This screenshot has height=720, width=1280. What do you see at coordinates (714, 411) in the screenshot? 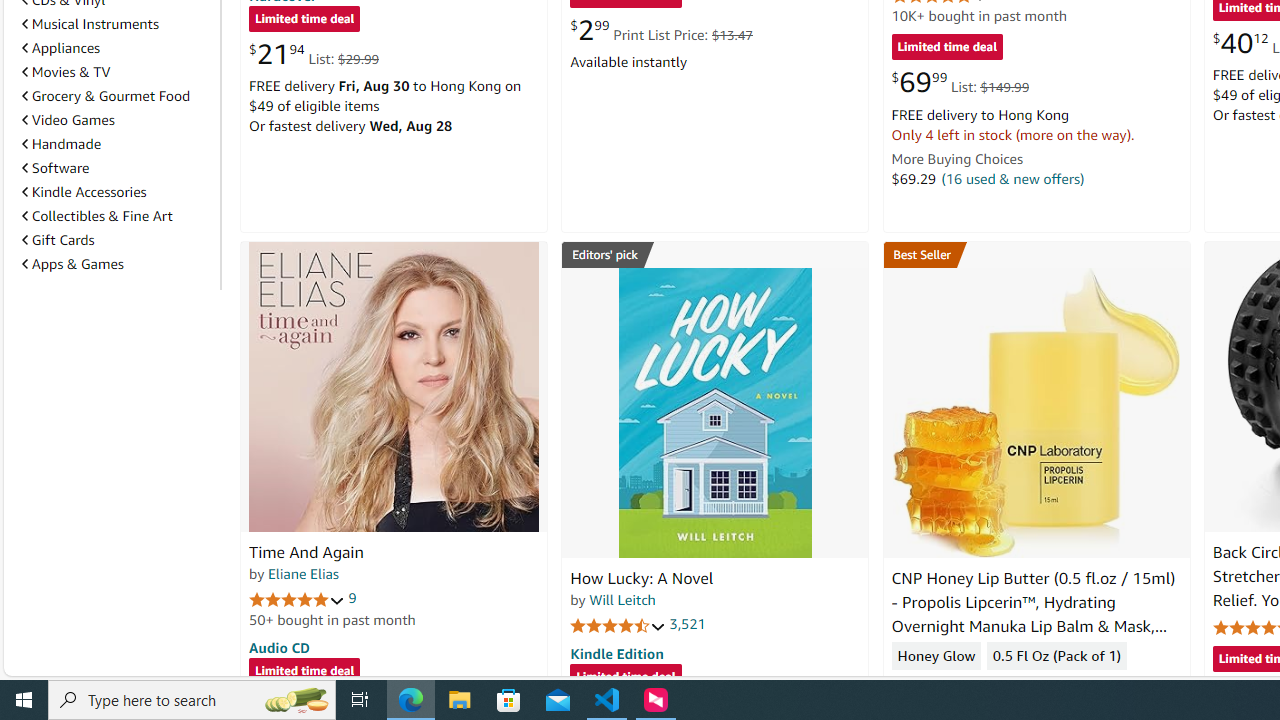
I see `'How Lucky: A Novel'` at bounding box center [714, 411].